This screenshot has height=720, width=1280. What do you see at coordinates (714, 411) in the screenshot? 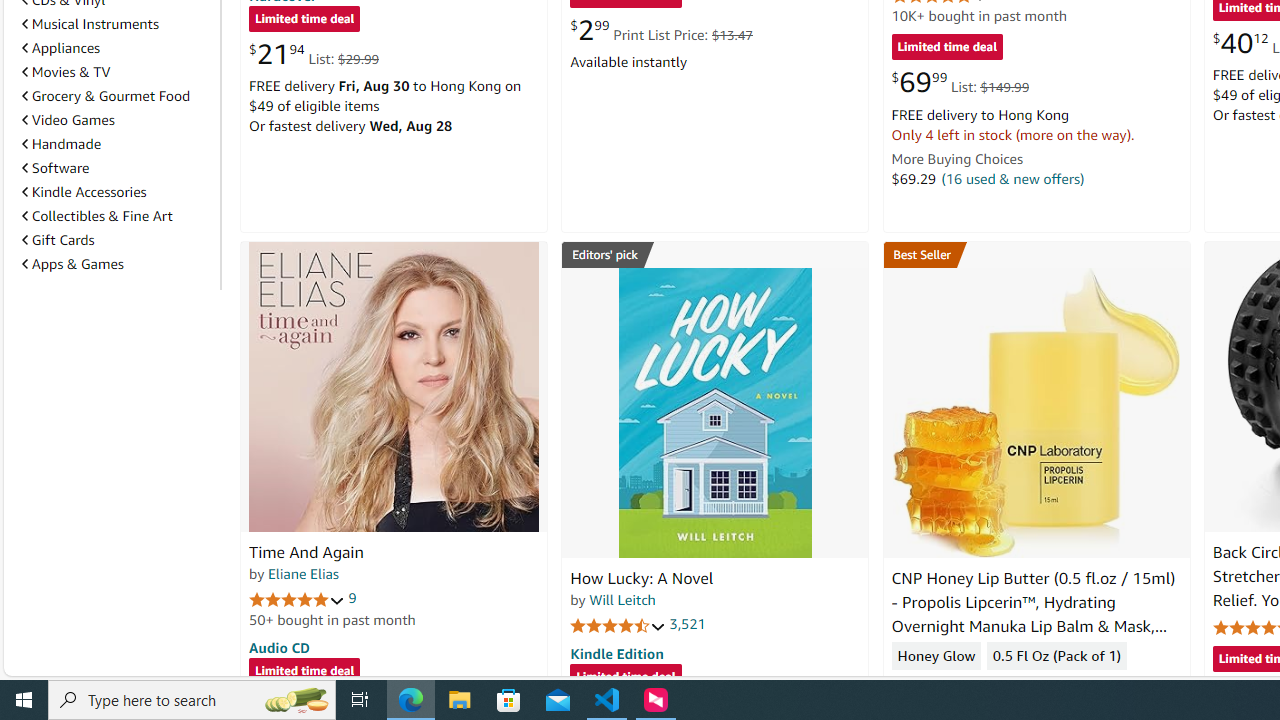
I see `'How Lucky: A Novel'` at bounding box center [714, 411].